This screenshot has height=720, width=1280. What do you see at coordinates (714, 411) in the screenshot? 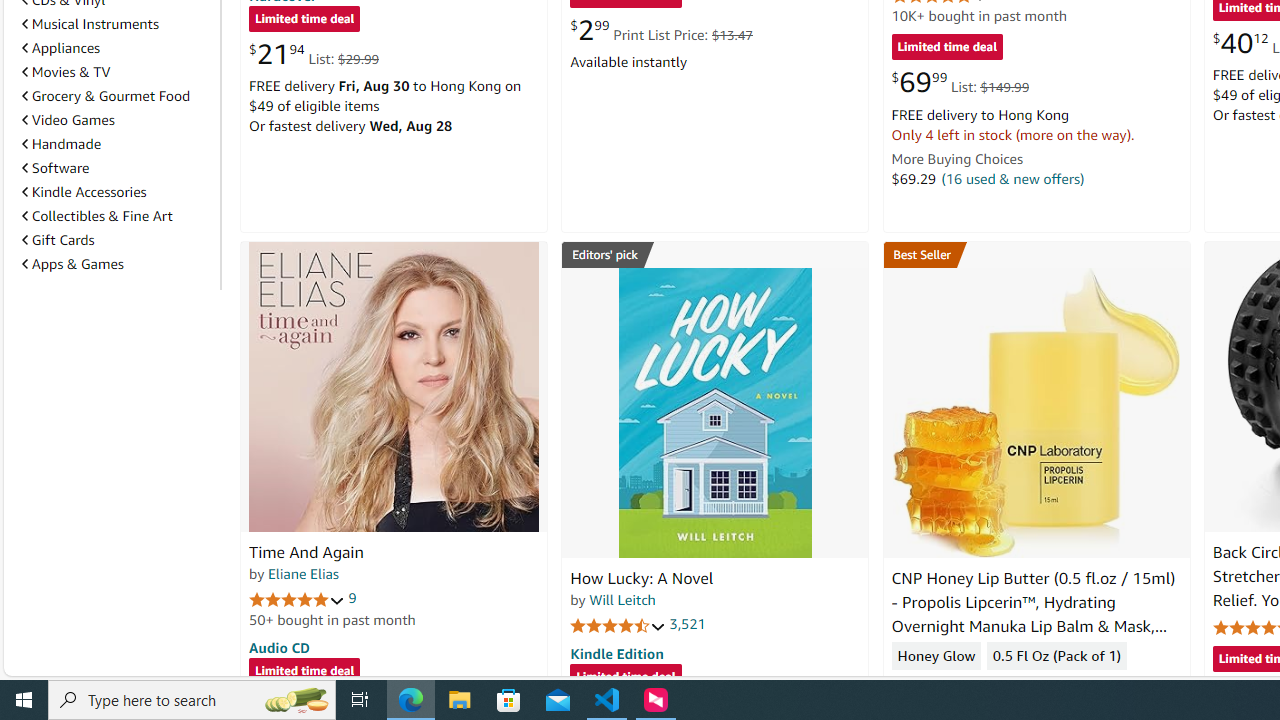
I see `'How Lucky: A Novel'` at bounding box center [714, 411].